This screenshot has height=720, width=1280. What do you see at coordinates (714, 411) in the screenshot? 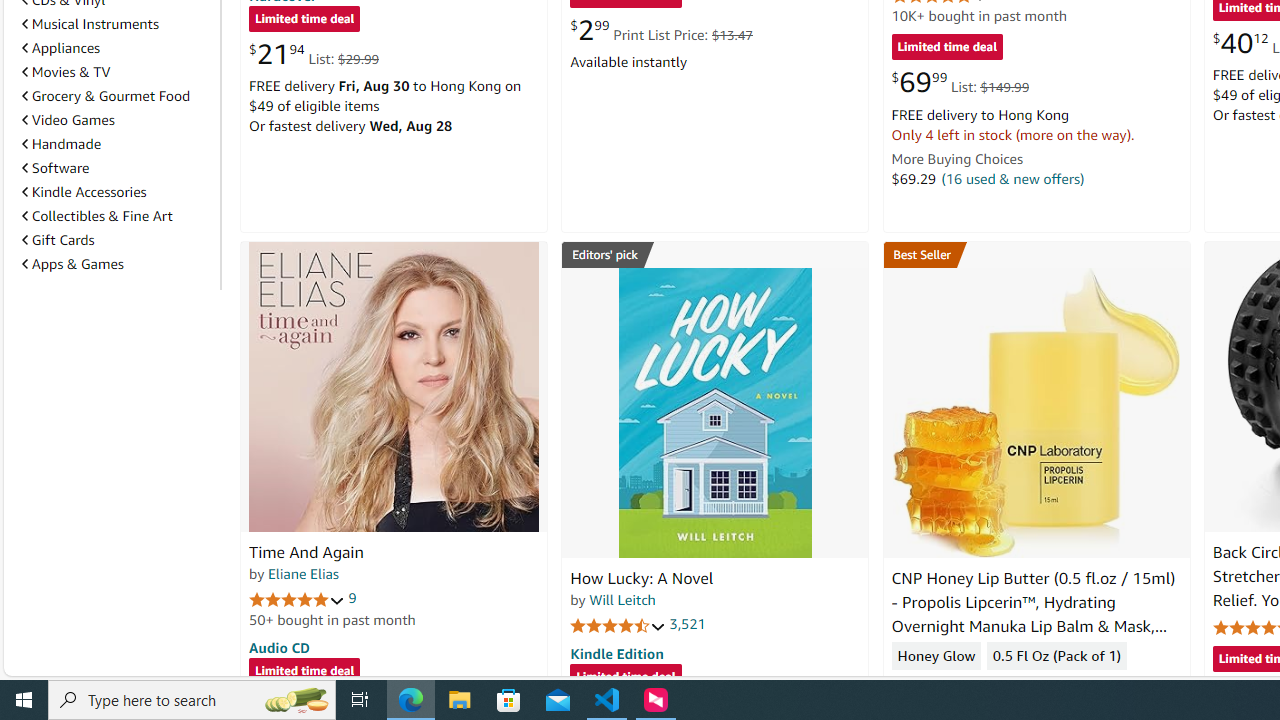
I see `'How Lucky: A Novel'` at bounding box center [714, 411].